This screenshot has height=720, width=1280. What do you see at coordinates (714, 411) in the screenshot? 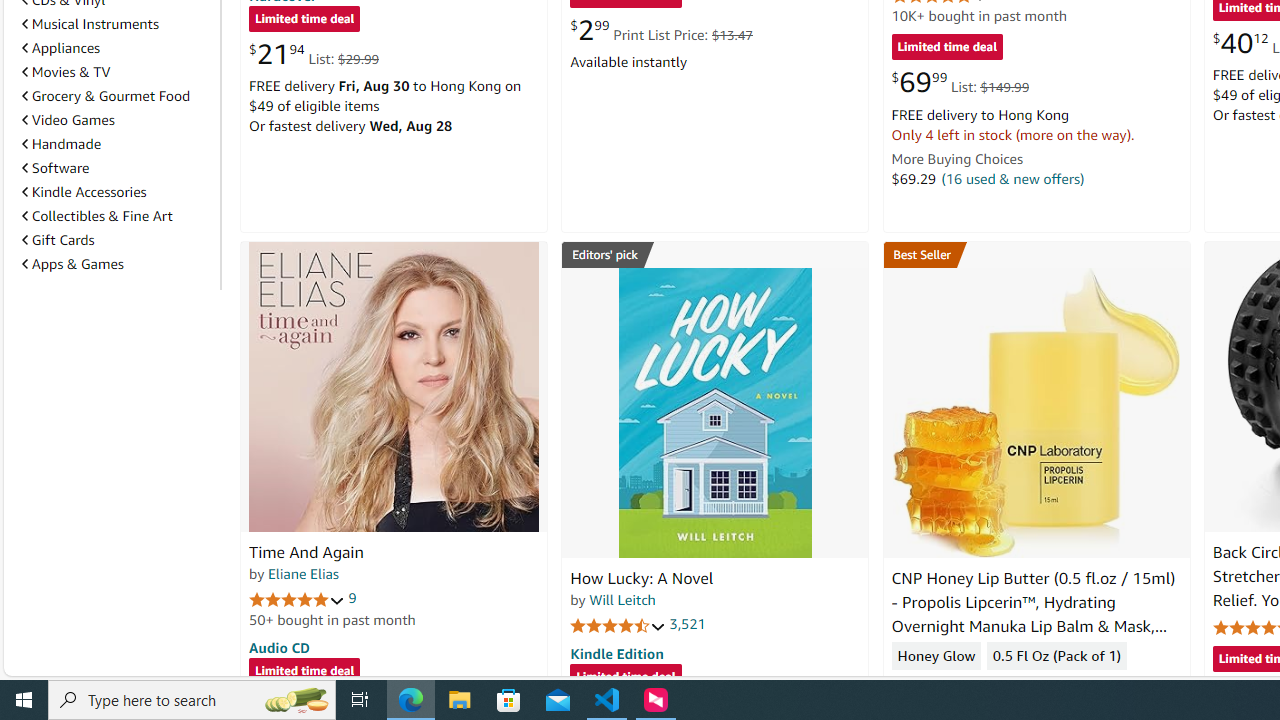
I see `'How Lucky: A Novel'` at bounding box center [714, 411].